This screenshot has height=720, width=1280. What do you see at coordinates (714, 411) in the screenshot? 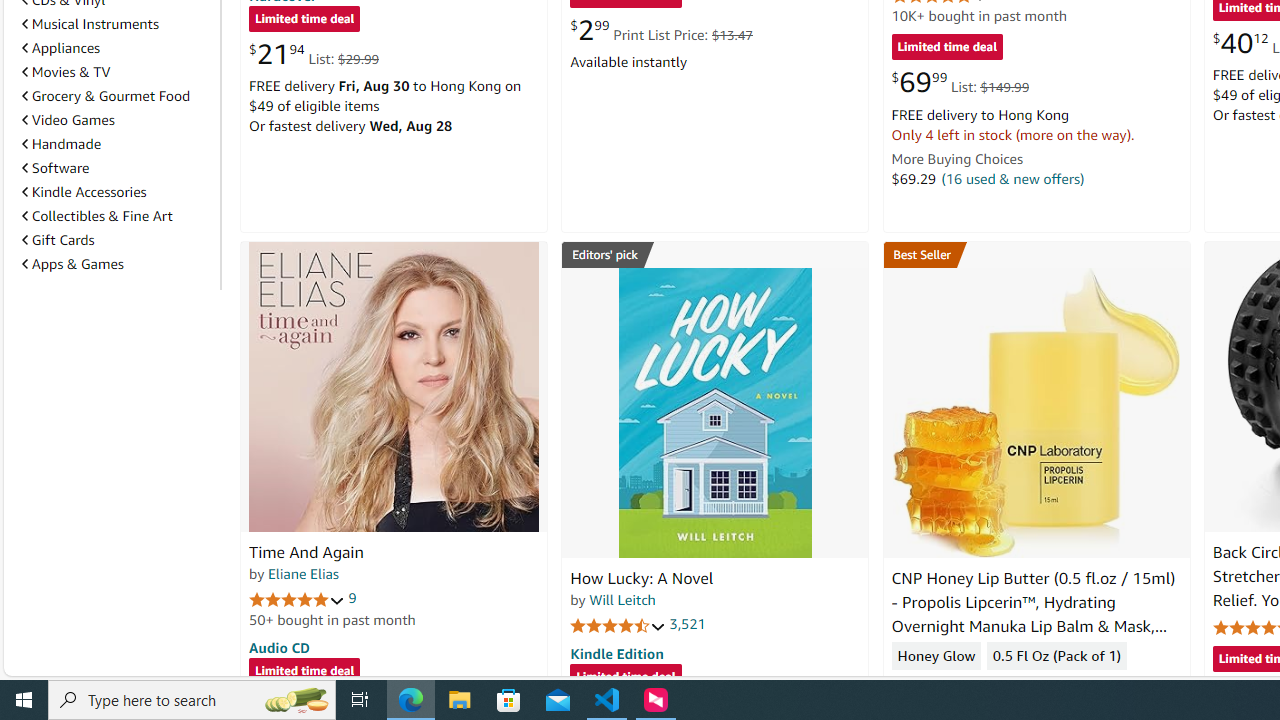
I see `'How Lucky: A Novel'` at bounding box center [714, 411].